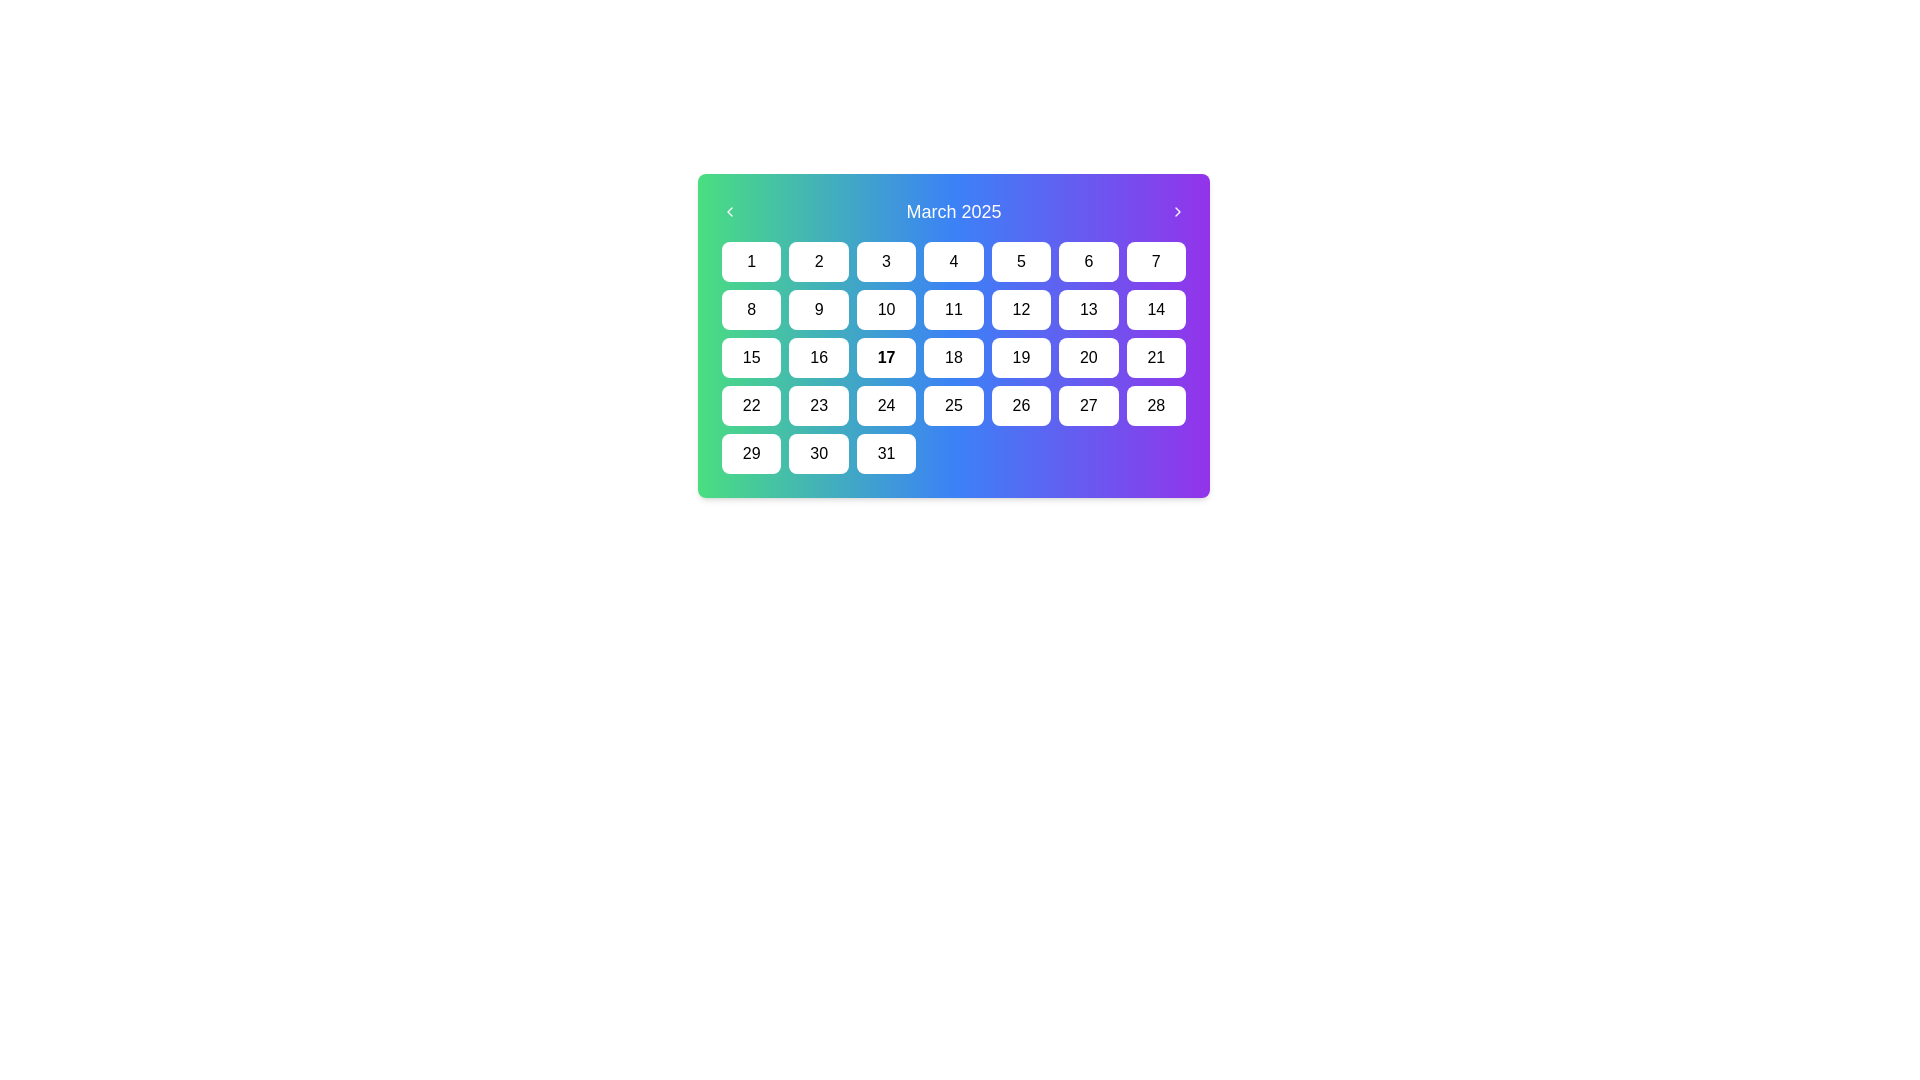 This screenshot has height=1080, width=1920. Describe the element at coordinates (728, 212) in the screenshot. I see `the small left-pointing chevron icon button on the green background` at that location.